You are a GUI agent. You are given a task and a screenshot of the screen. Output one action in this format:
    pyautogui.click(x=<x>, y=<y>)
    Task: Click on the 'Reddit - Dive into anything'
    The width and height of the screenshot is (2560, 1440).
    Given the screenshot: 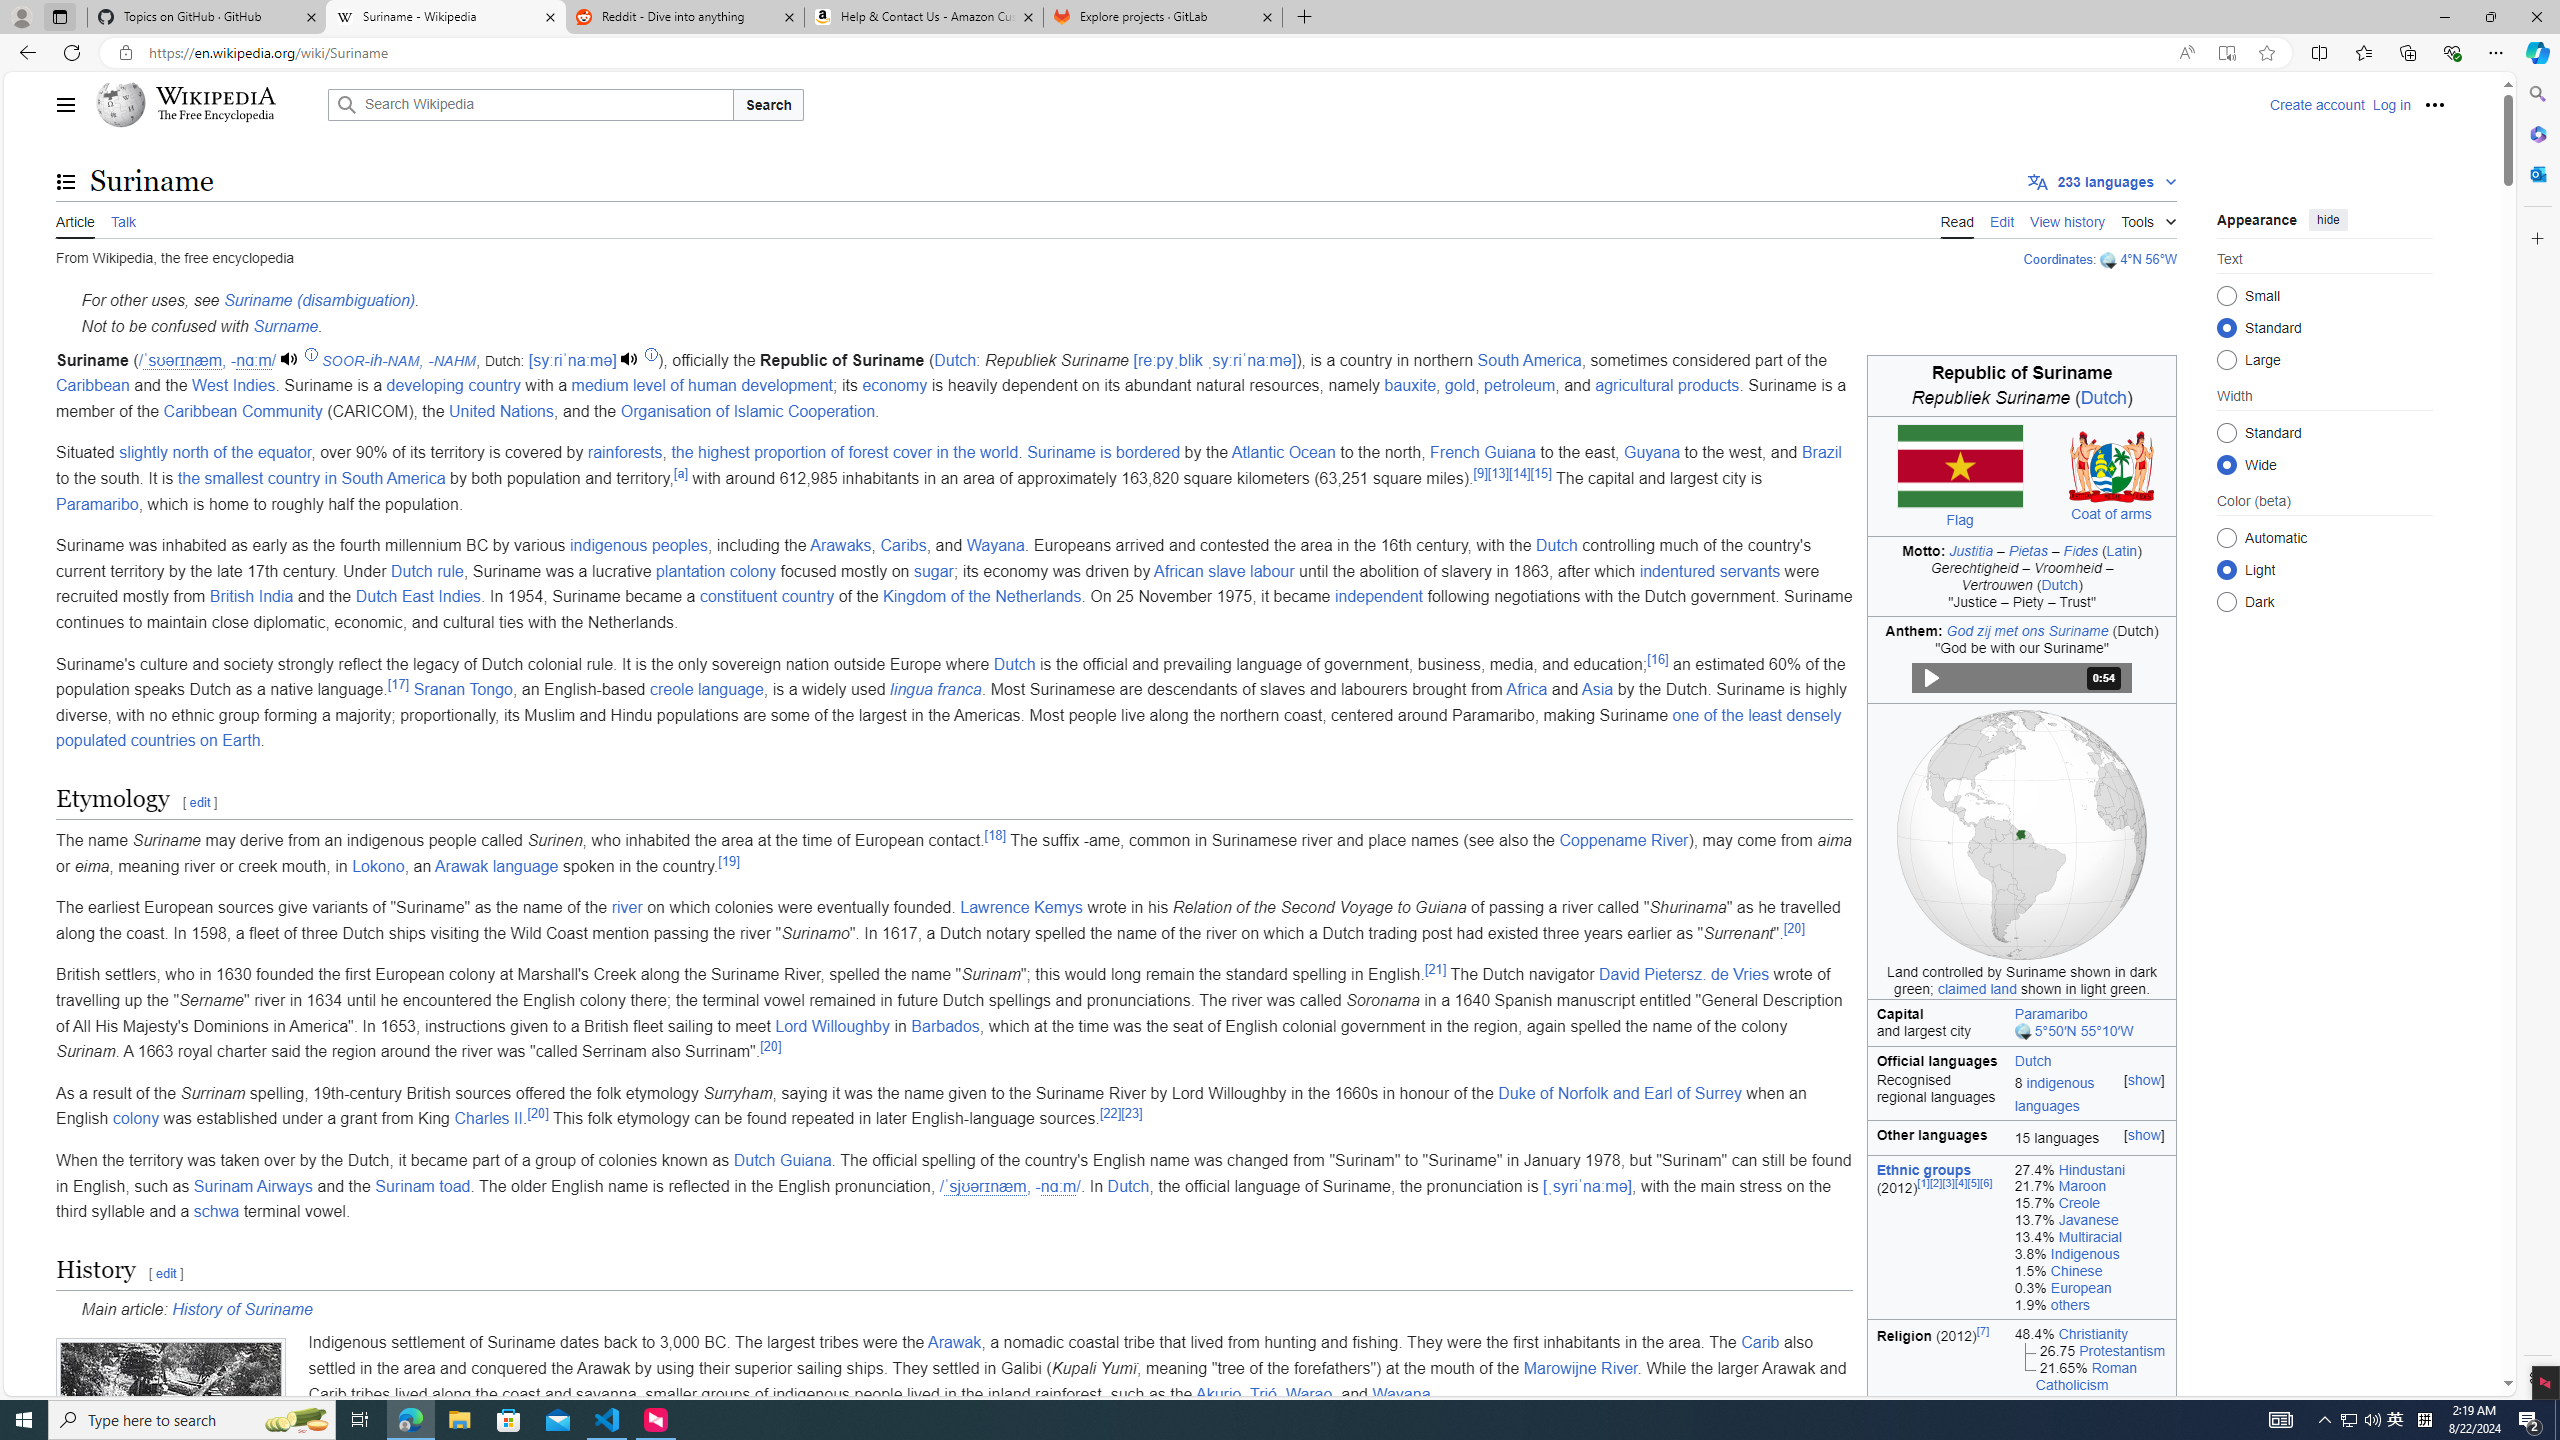 What is the action you would take?
    pyautogui.click(x=685, y=16)
    